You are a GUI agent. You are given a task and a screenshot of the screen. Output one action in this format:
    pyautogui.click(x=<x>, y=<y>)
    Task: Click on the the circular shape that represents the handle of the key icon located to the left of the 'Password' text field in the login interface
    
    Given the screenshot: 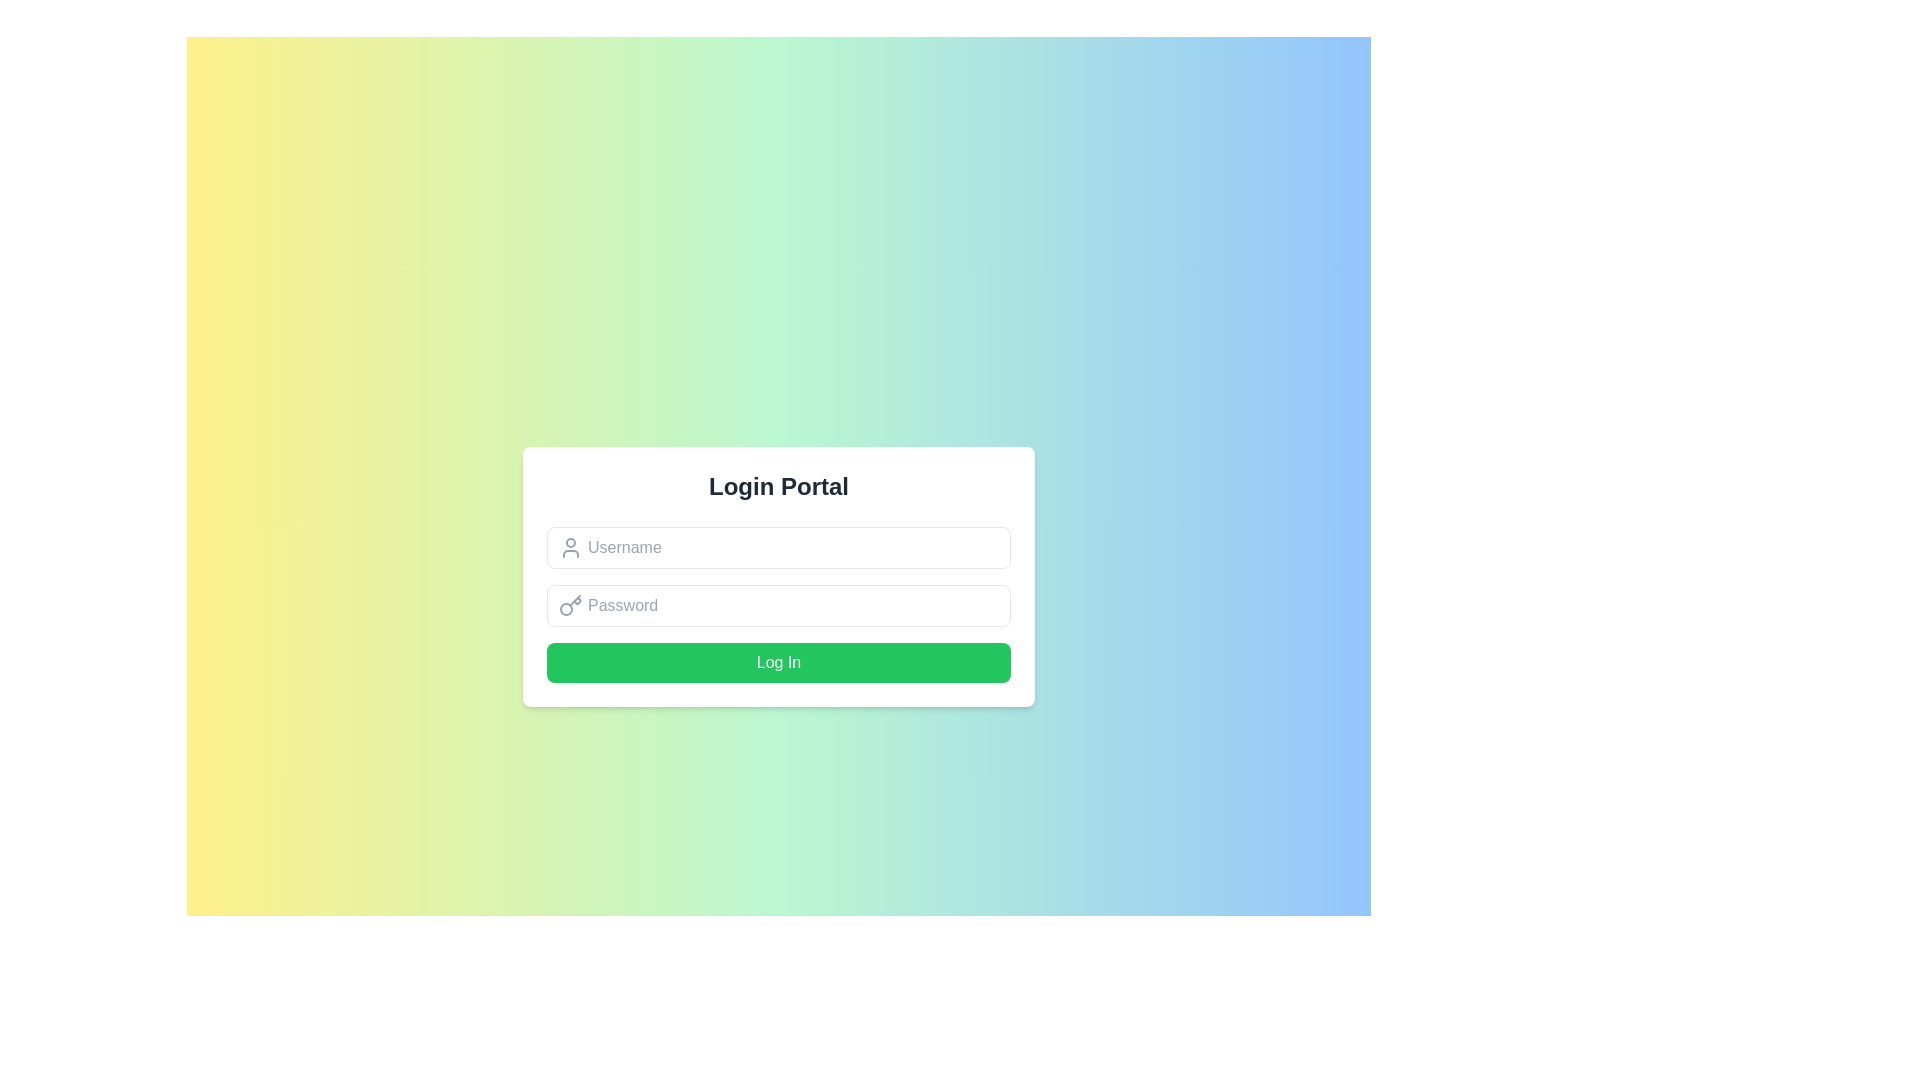 What is the action you would take?
    pyautogui.click(x=565, y=608)
    